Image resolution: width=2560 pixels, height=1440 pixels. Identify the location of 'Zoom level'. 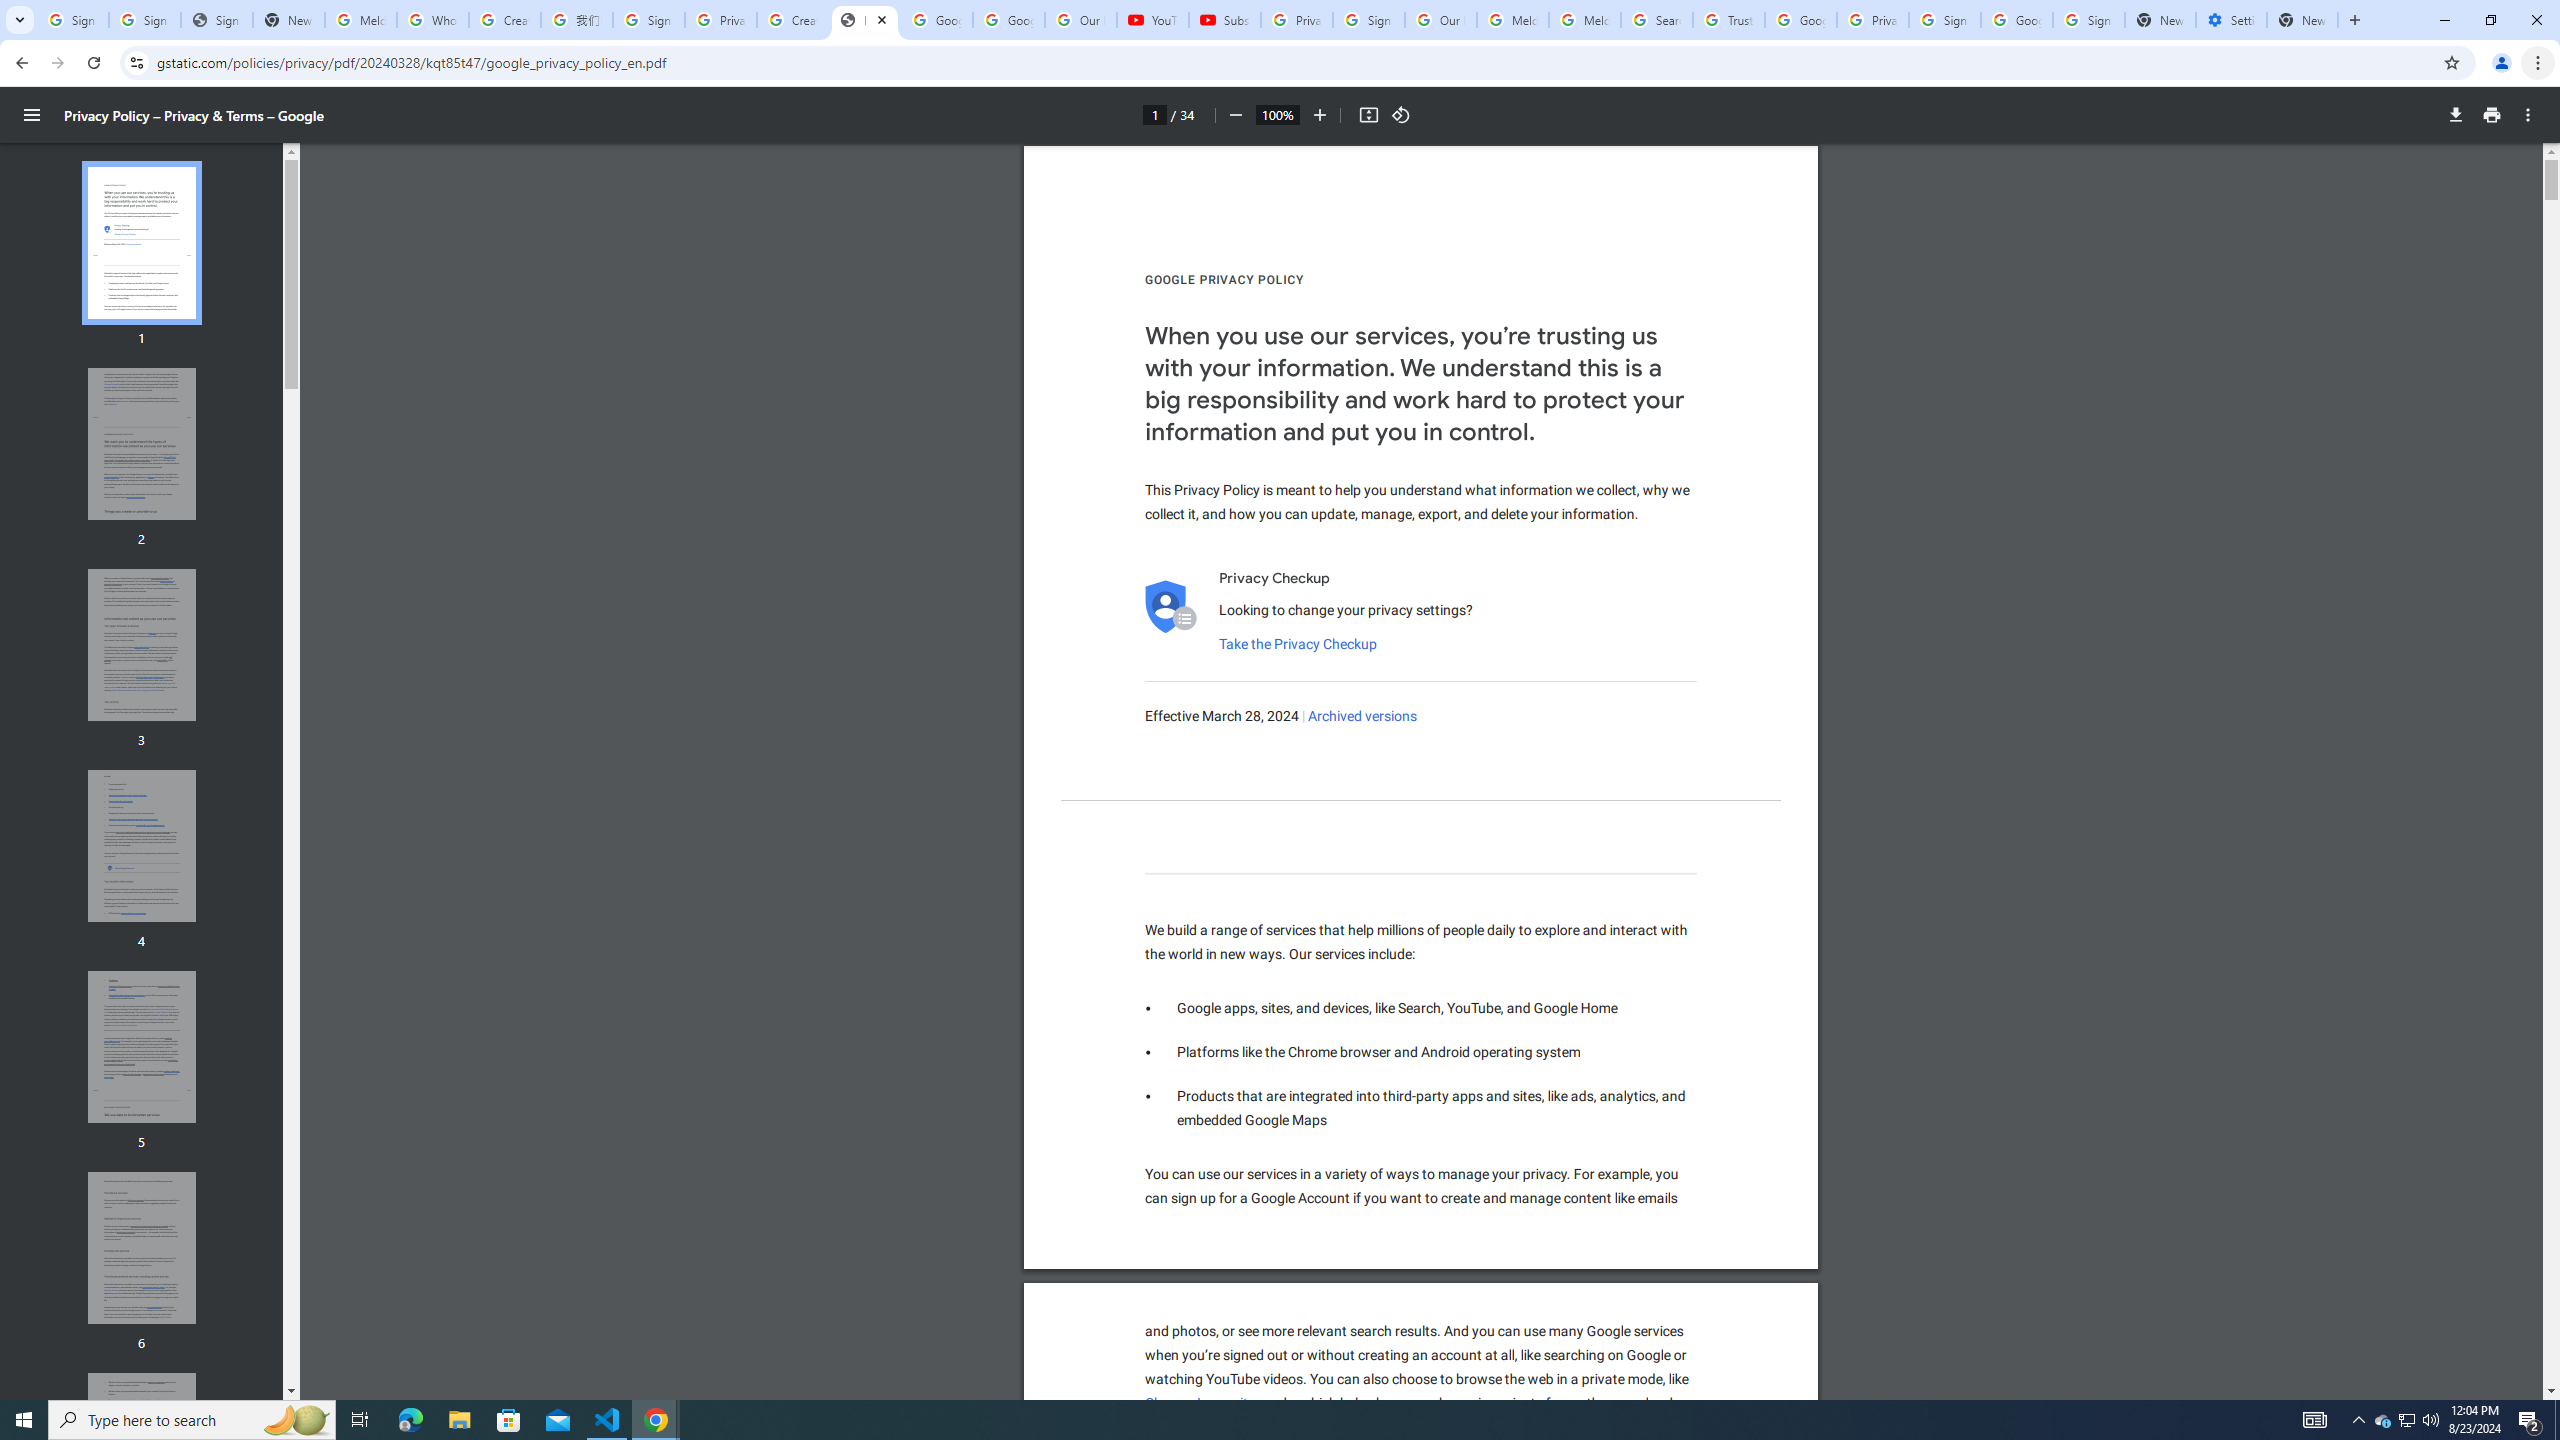
(1276, 114).